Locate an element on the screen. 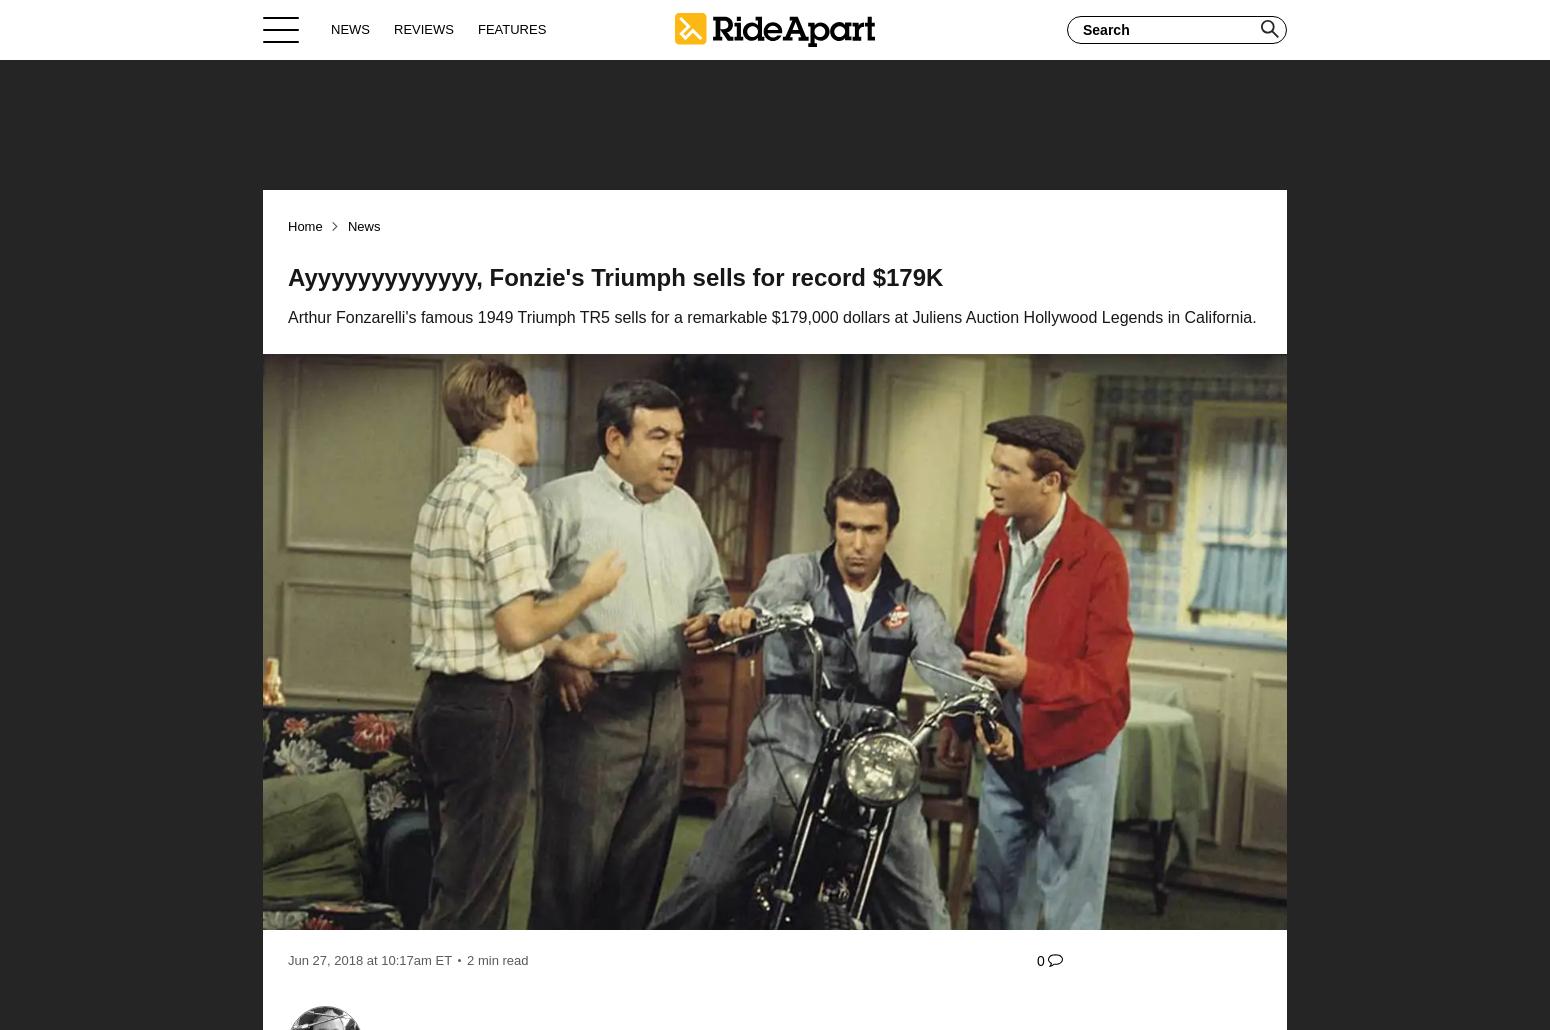 This screenshot has height=1030, width=1550. 'Home' is located at coordinates (305, 226).